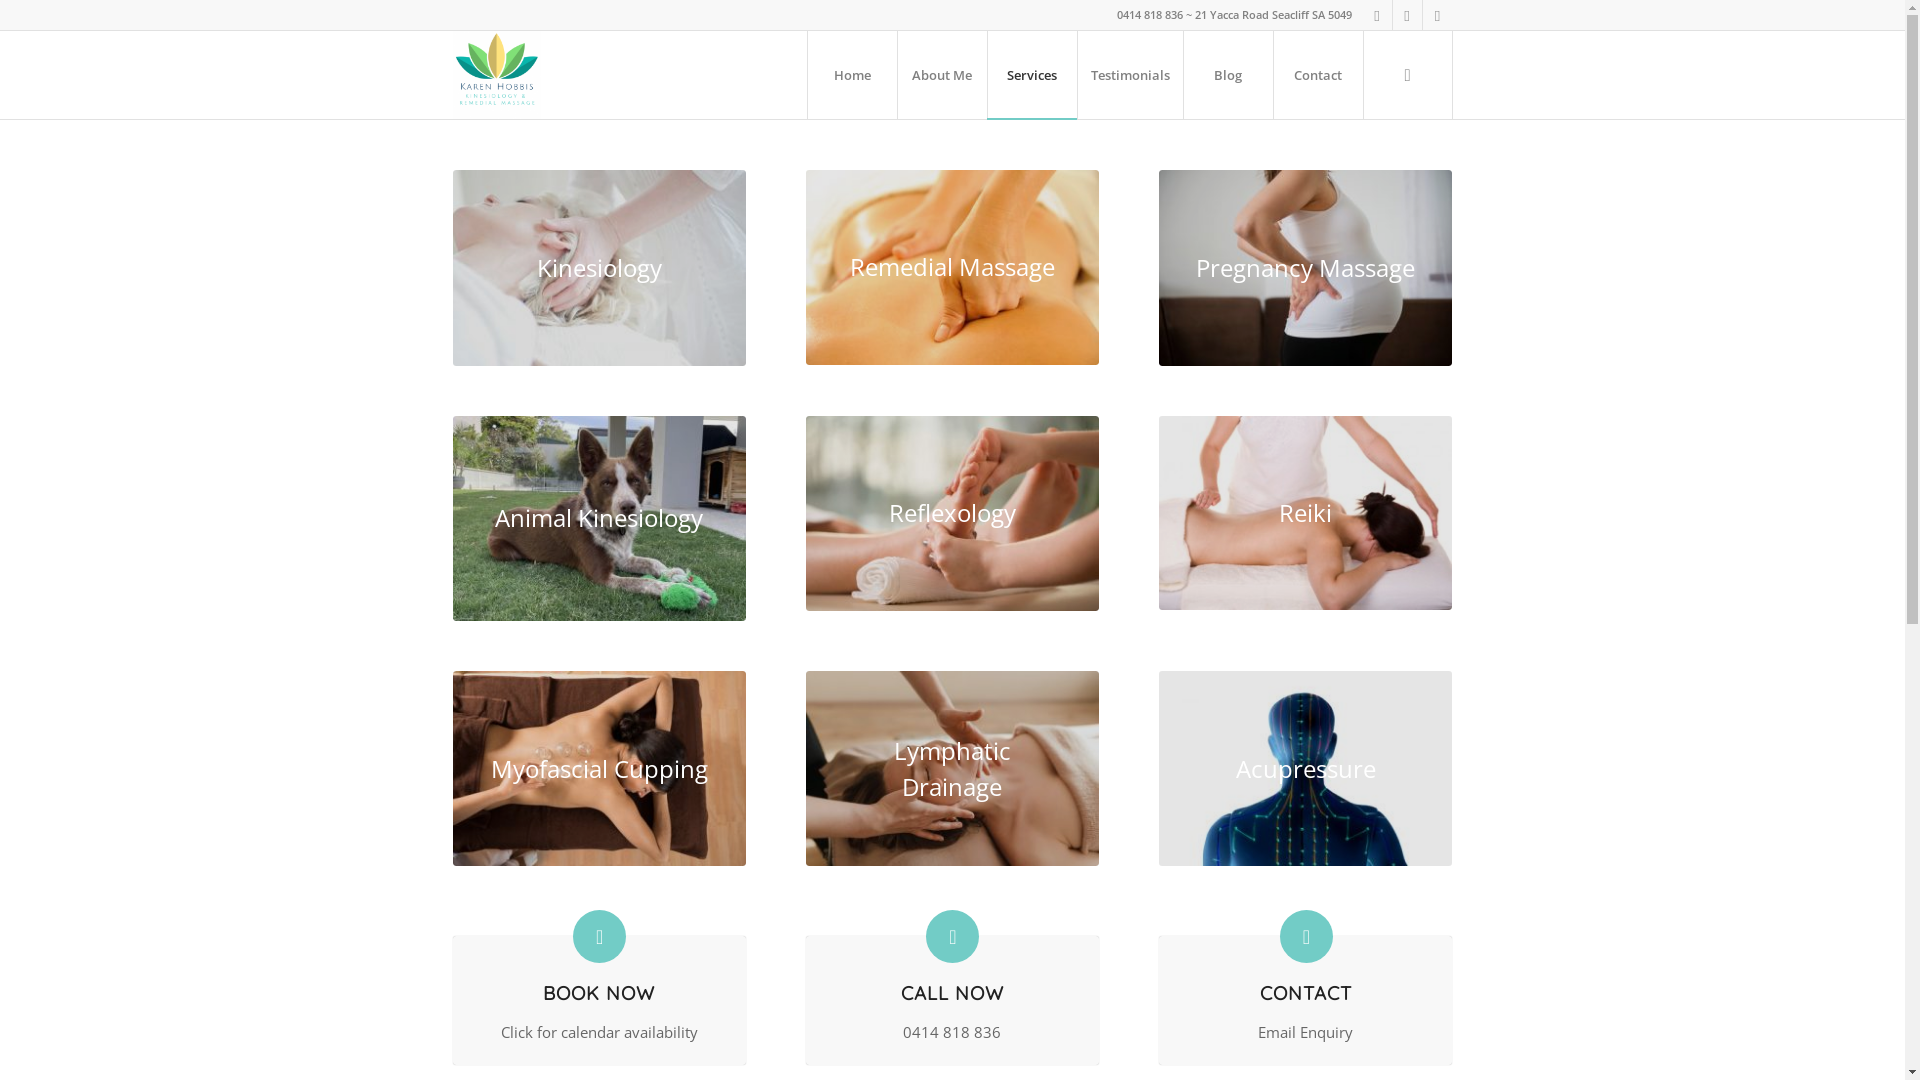 Image resolution: width=1920 pixels, height=1080 pixels. Describe the element at coordinates (985, 73) in the screenshot. I see `'Services'` at that location.